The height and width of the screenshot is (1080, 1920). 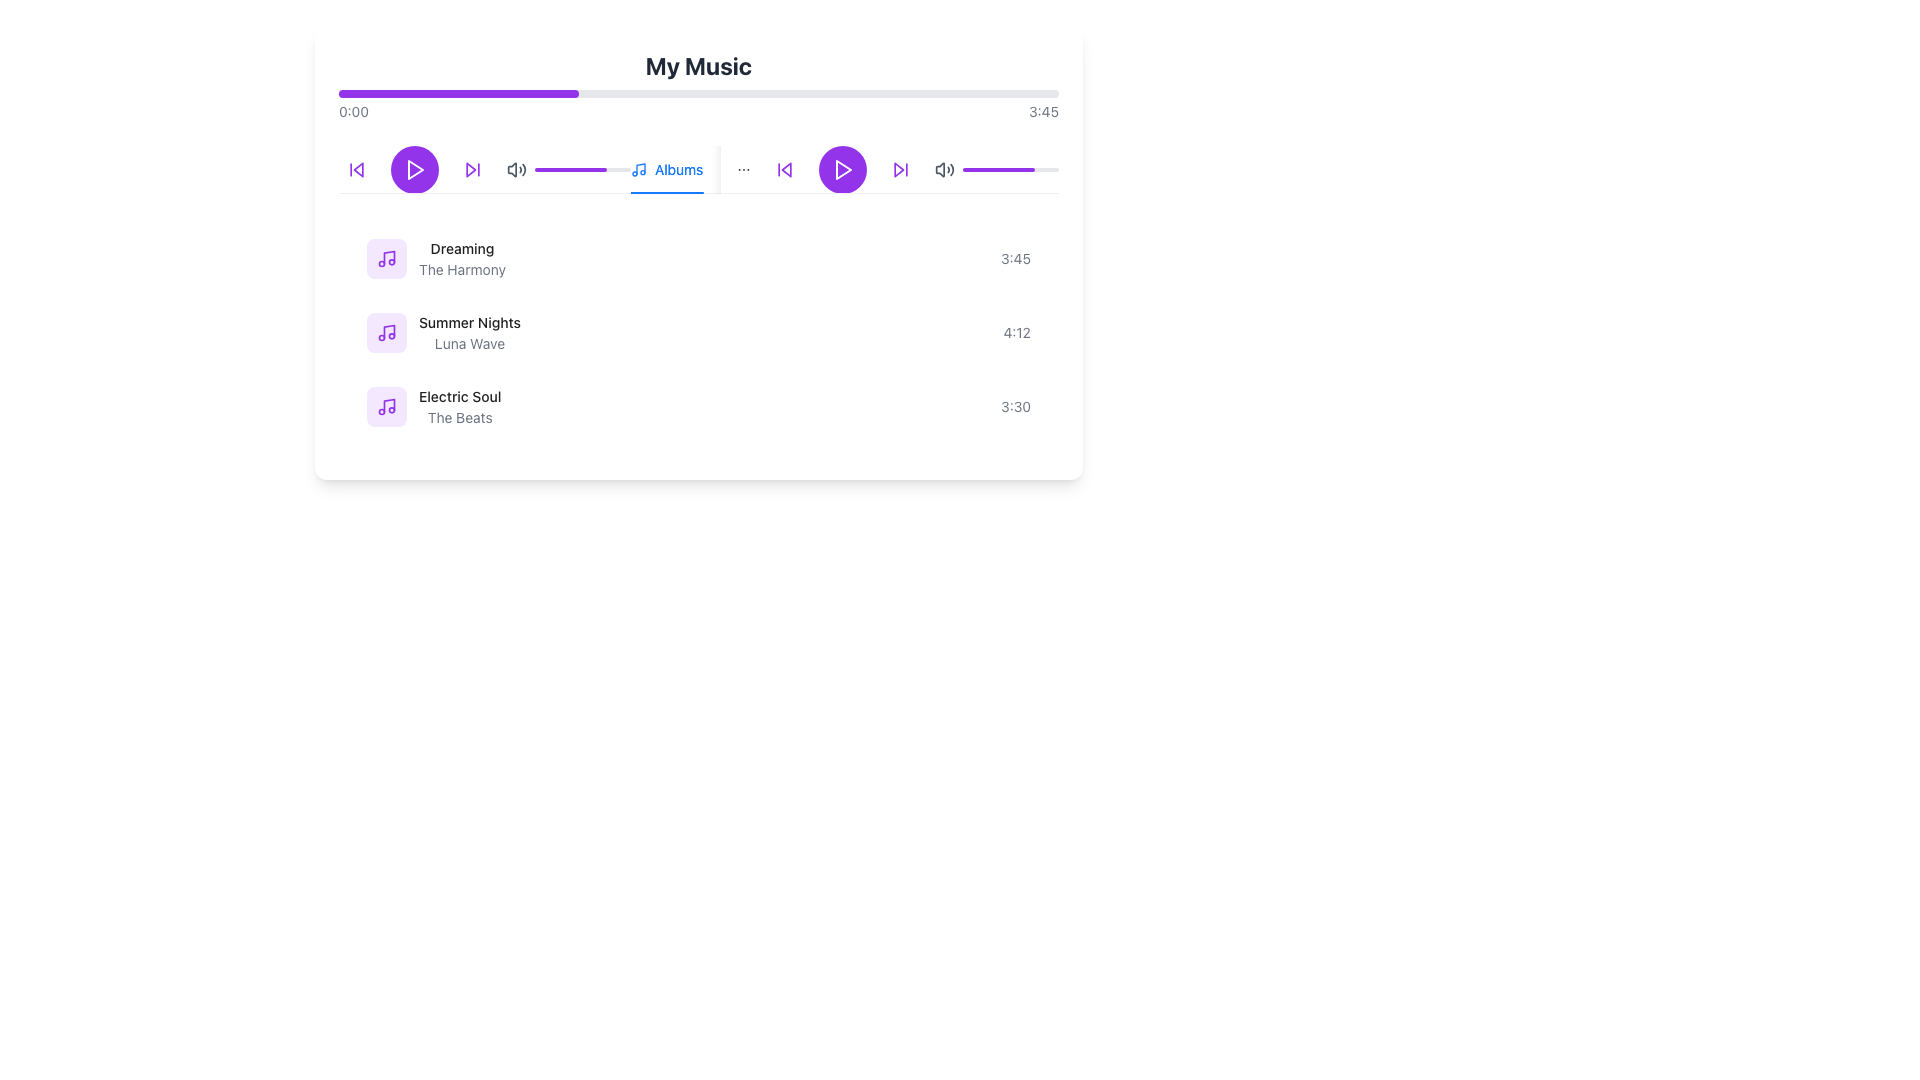 I want to click on the third selectable music track item in the vertical list, so click(x=699, y=406).